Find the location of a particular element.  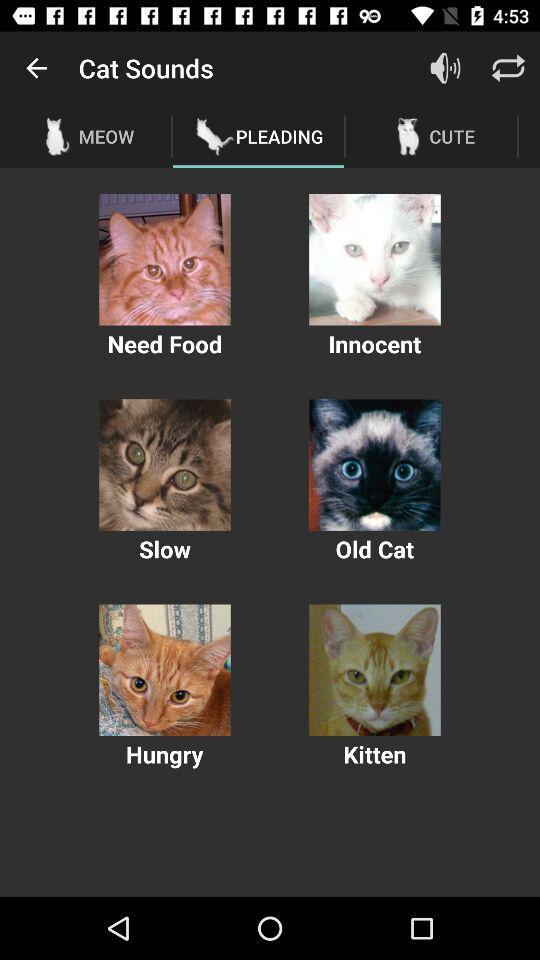

the item next to cat sounds app is located at coordinates (36, 68).